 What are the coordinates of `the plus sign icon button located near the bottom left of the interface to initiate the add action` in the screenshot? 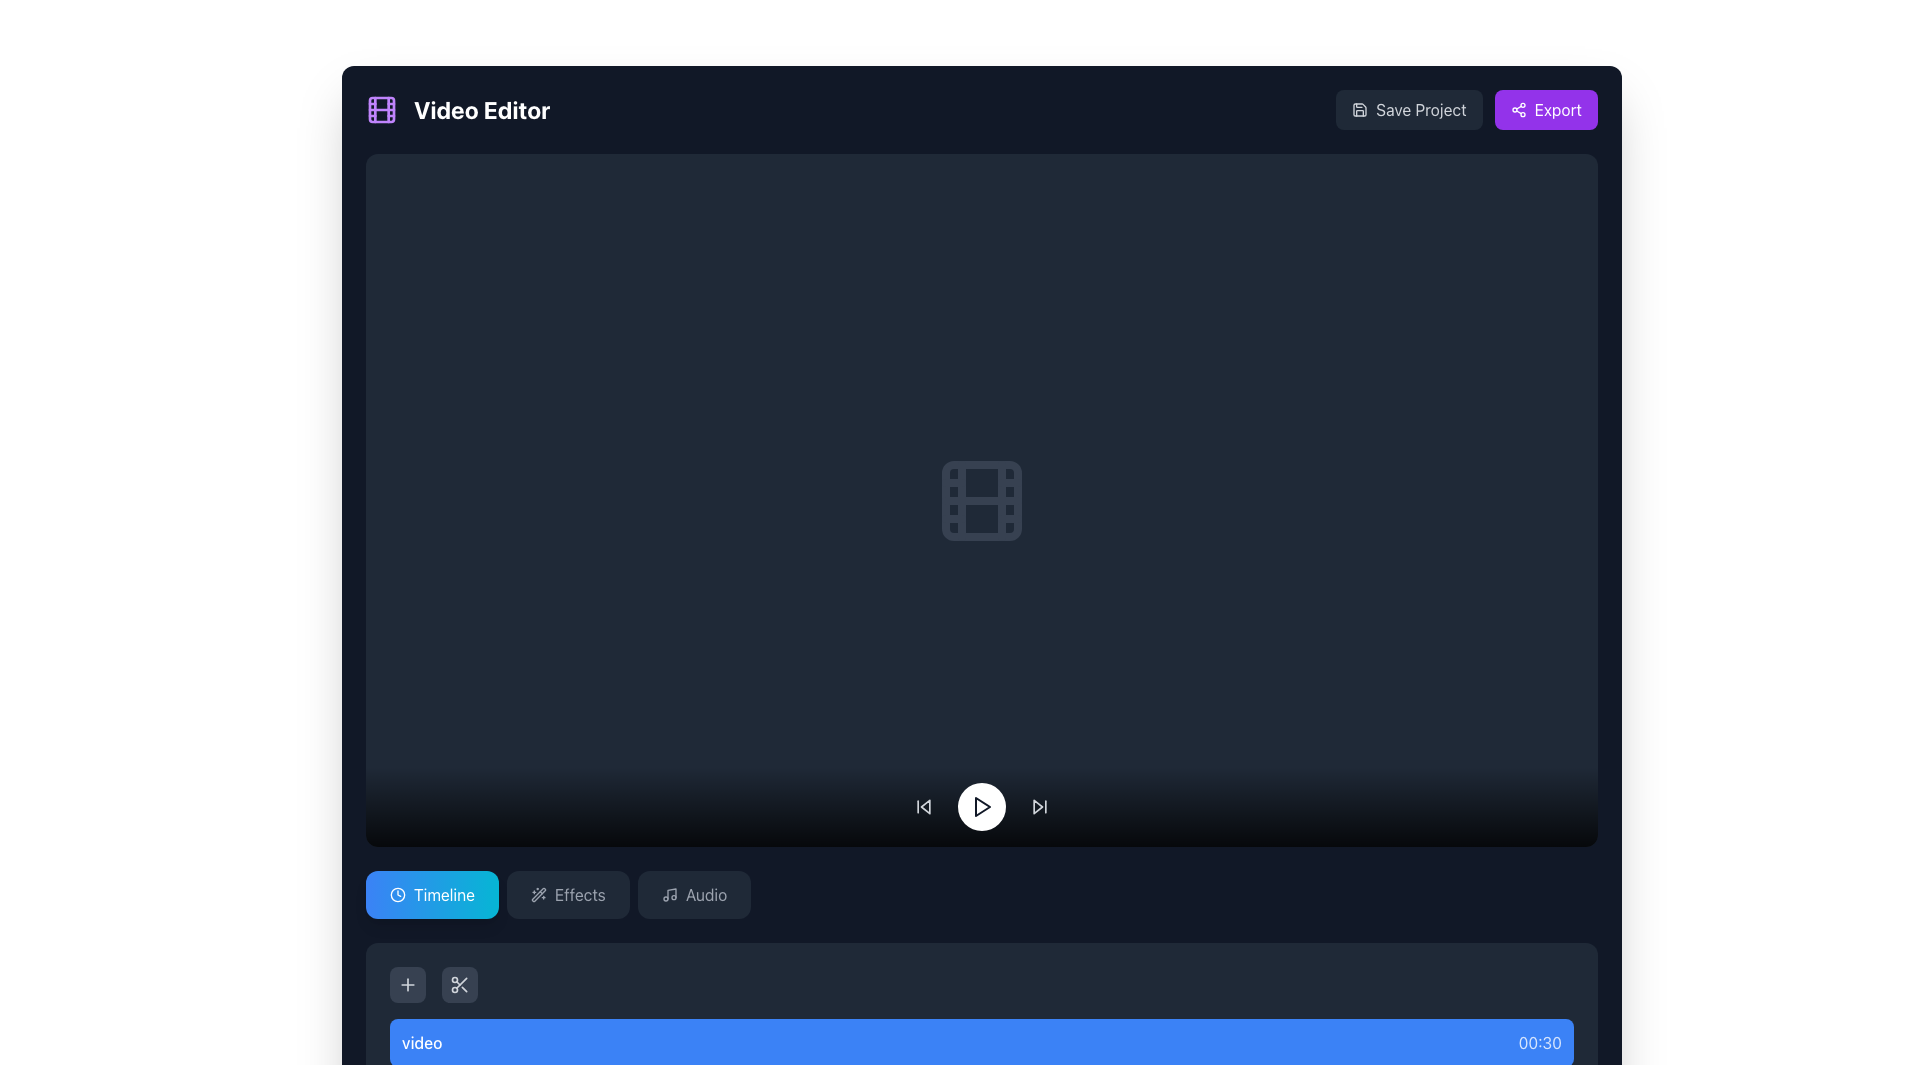 It's located at (407, 983).